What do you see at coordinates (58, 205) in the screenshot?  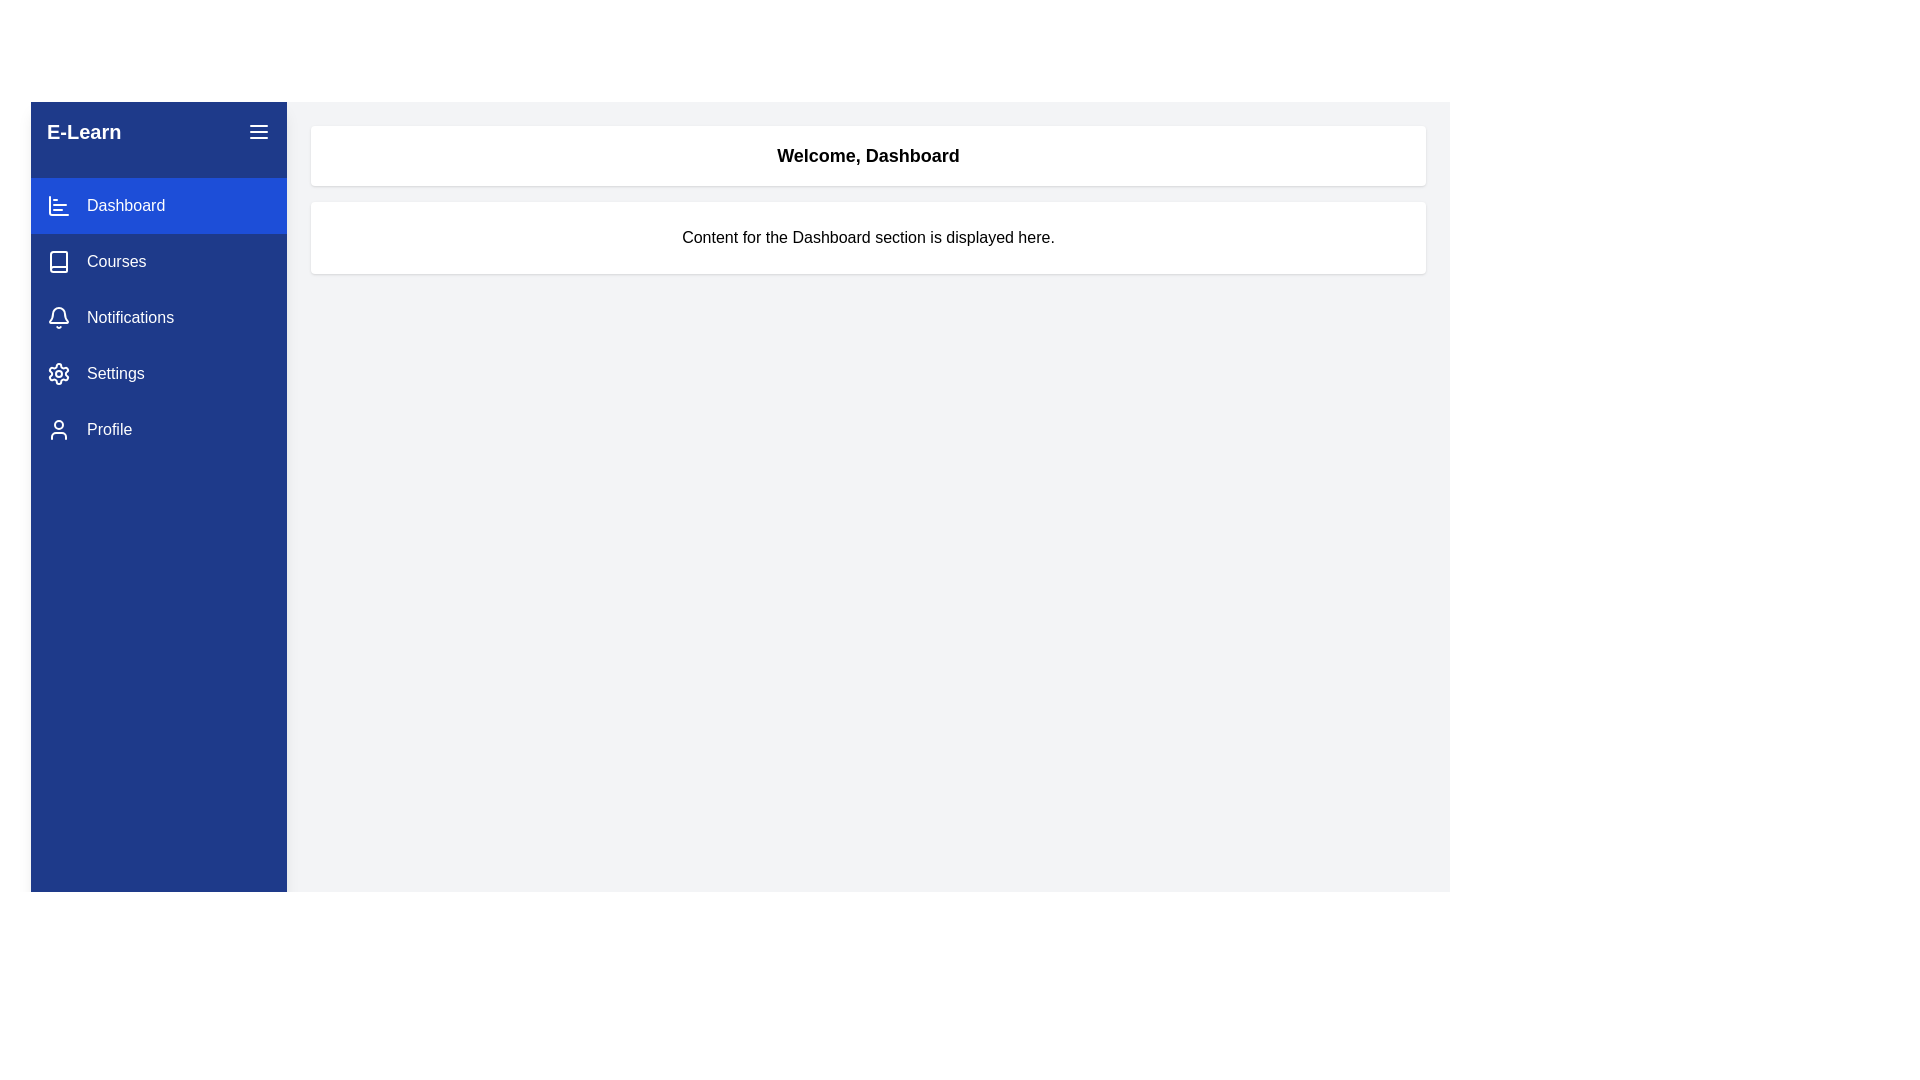 I see `the compact bar chart icon located to the left of the 'Dashboard' text in the vertical navigation menu` at bounding box center [58, 205].